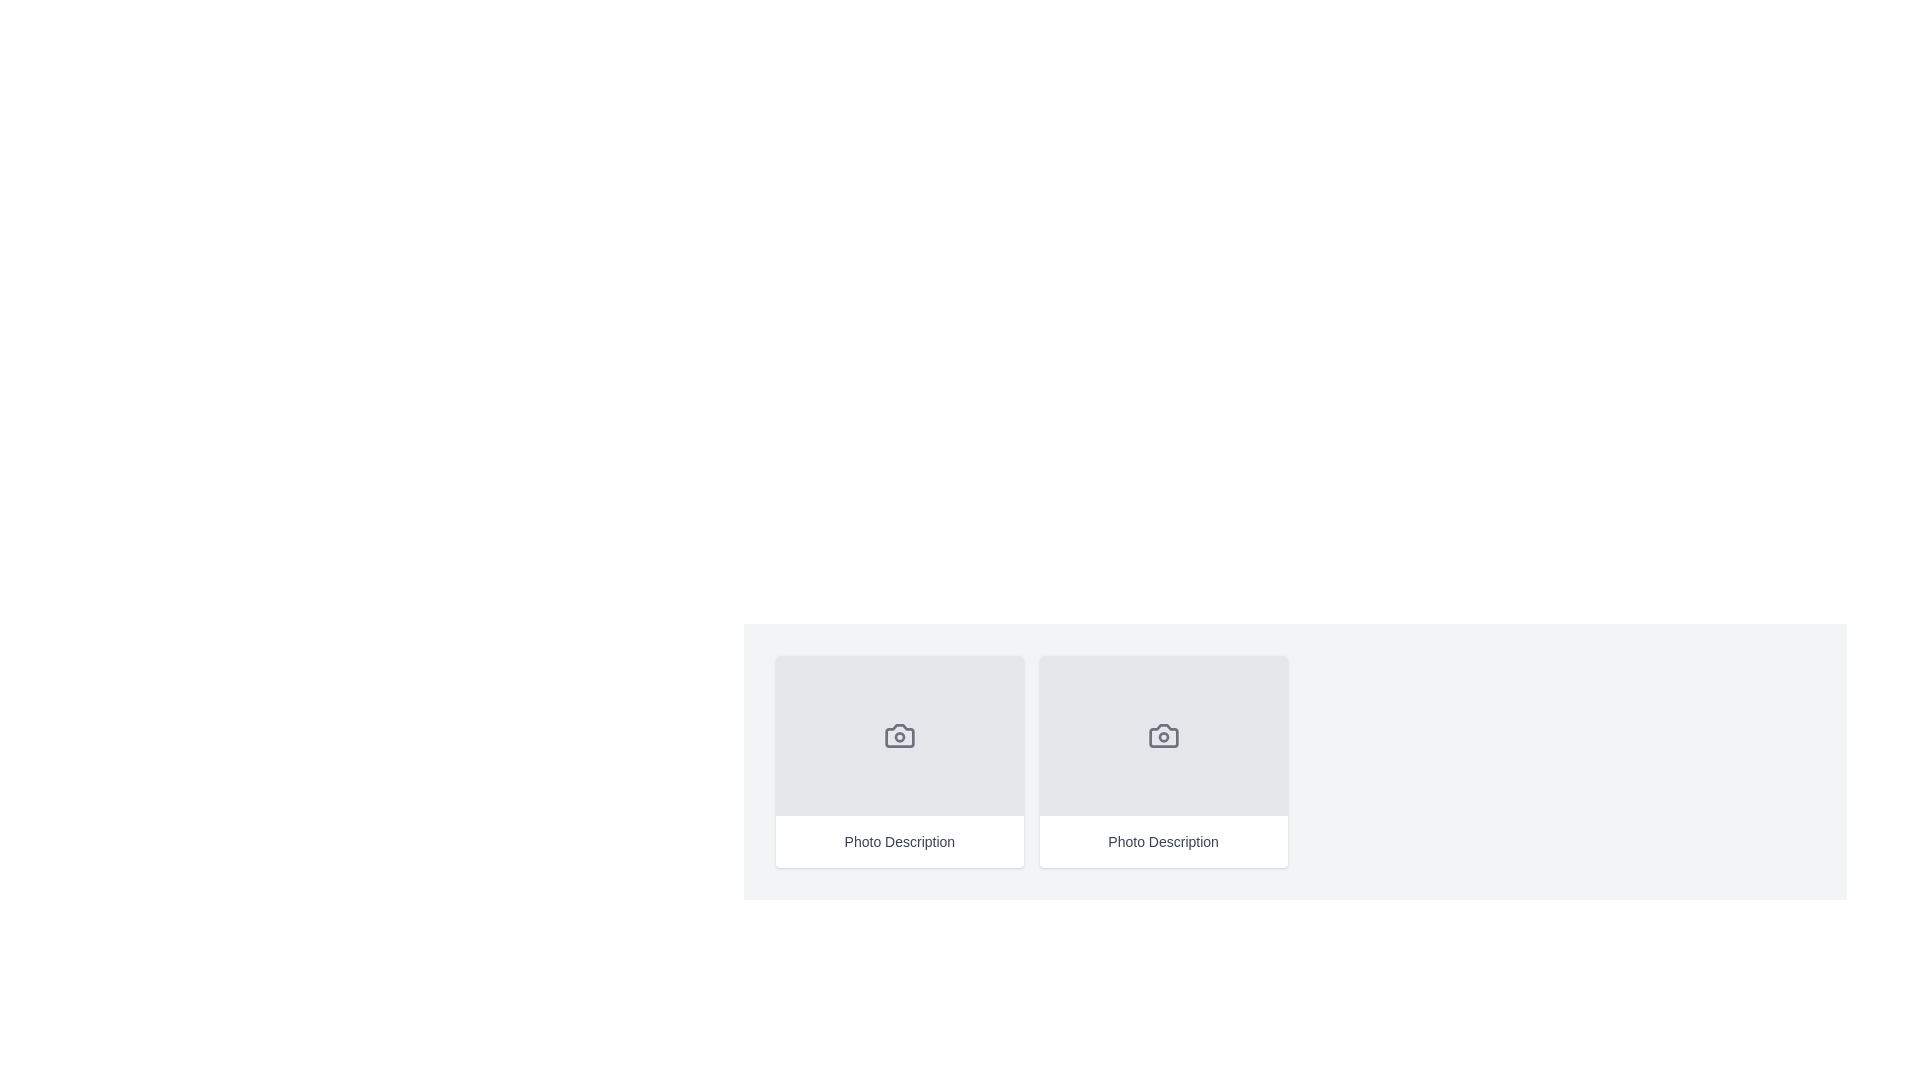  I want to click on the camera icon's main body element located at the center of the leftmost column to trigger contextual actions, so click(898, 736).